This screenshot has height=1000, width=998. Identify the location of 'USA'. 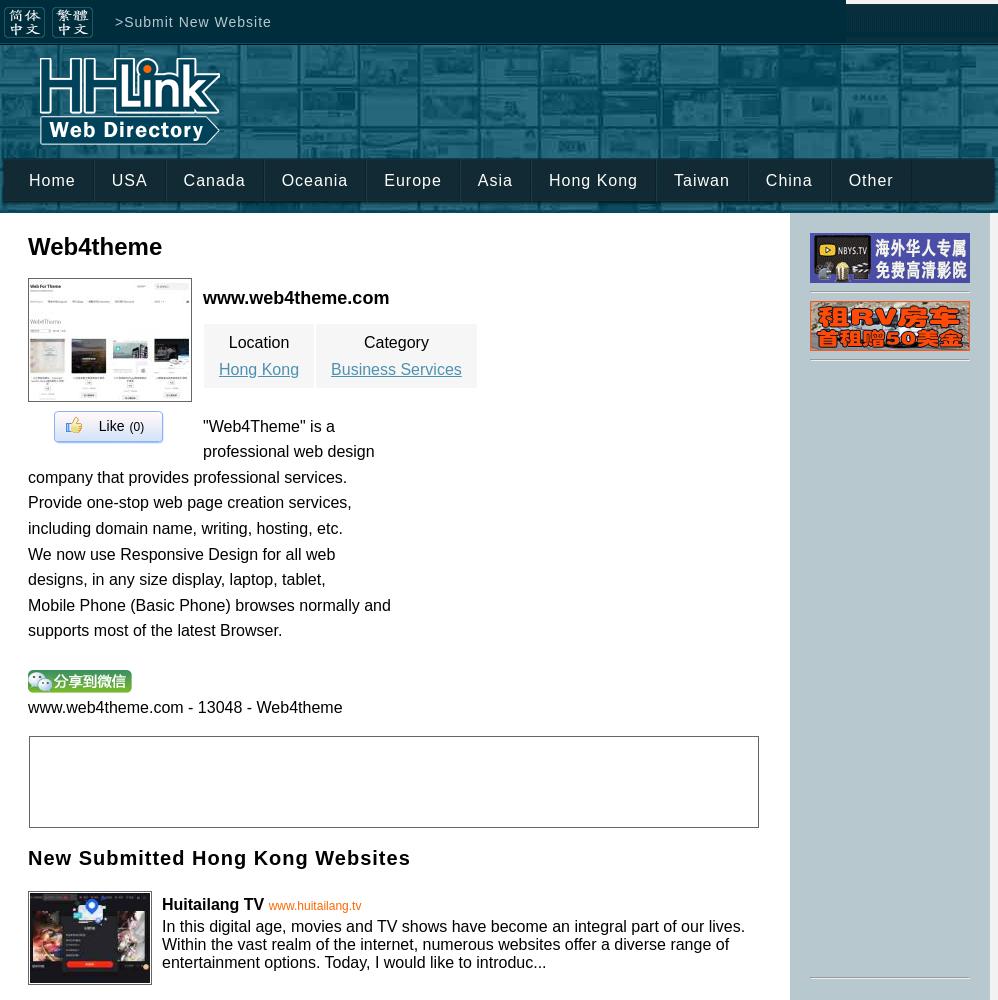
(129, 180).